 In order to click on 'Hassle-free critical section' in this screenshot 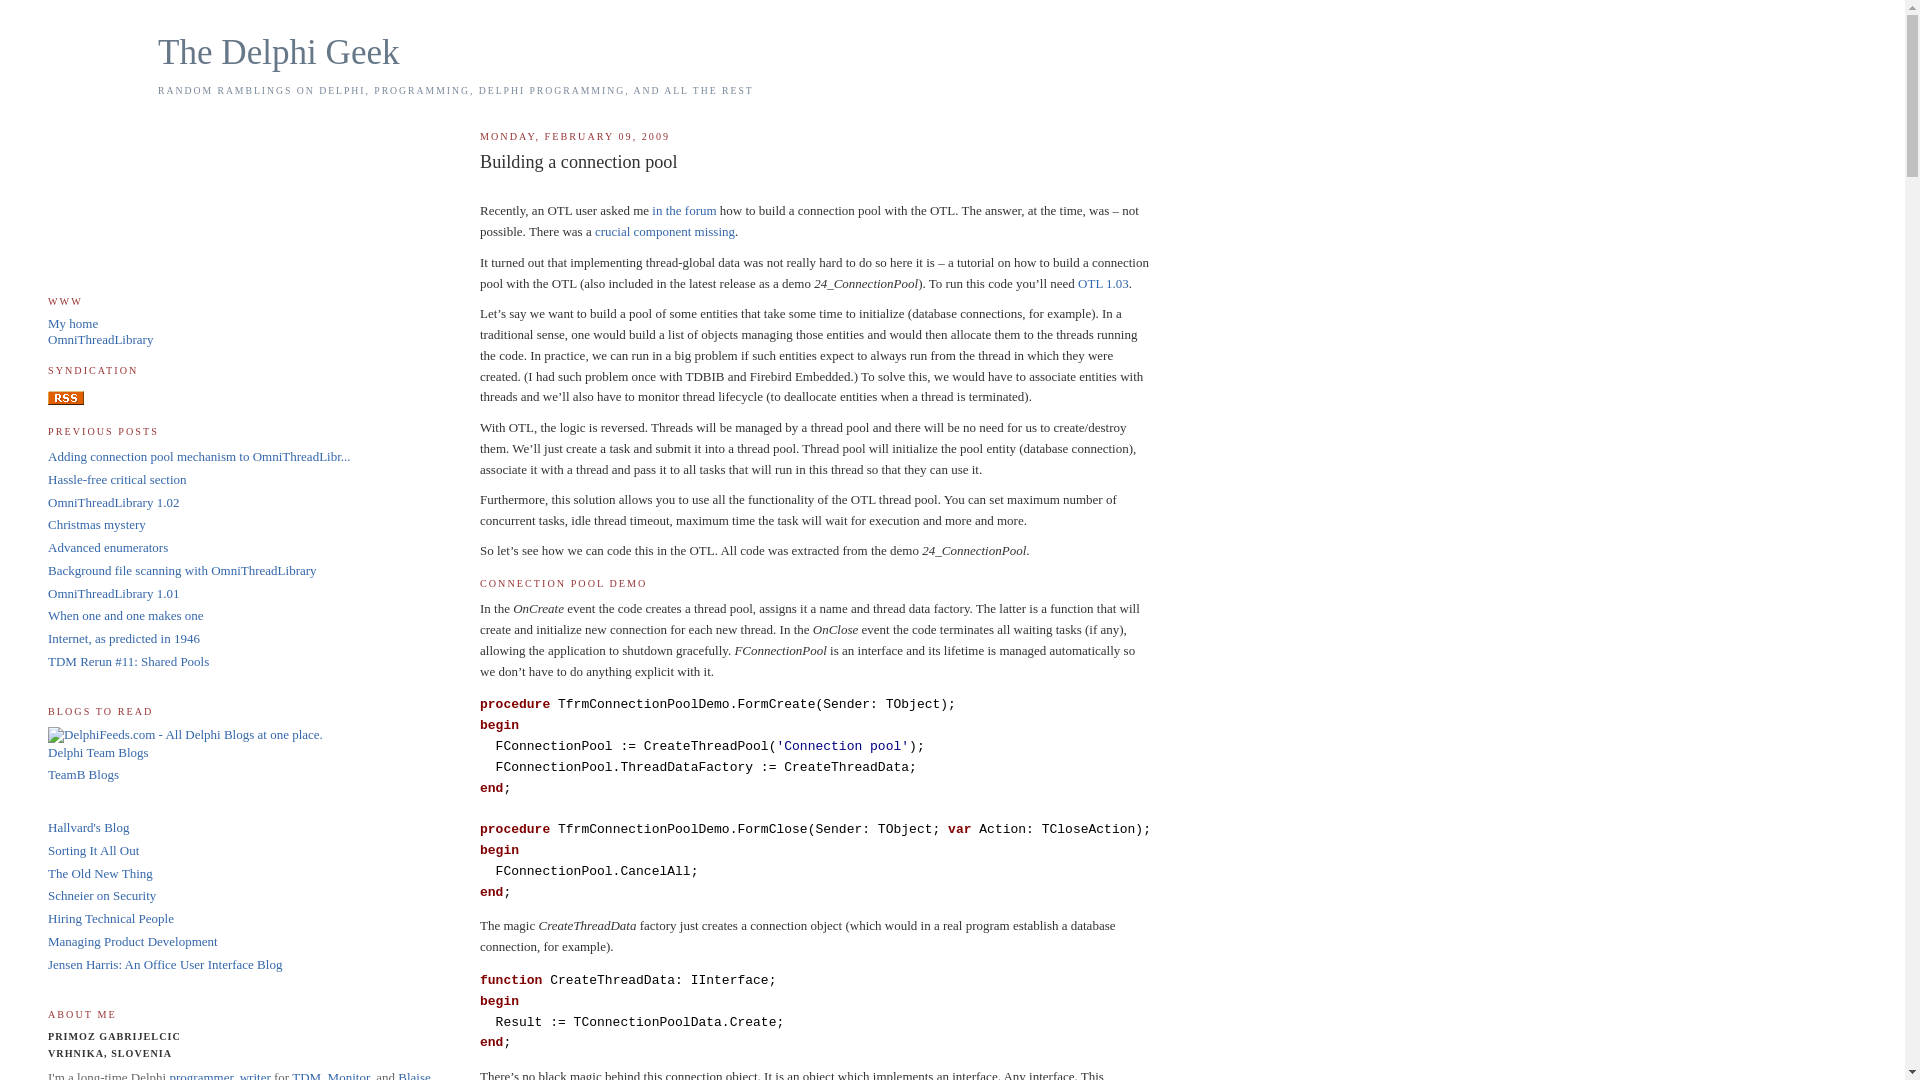, I will do `click(116, 479)`.